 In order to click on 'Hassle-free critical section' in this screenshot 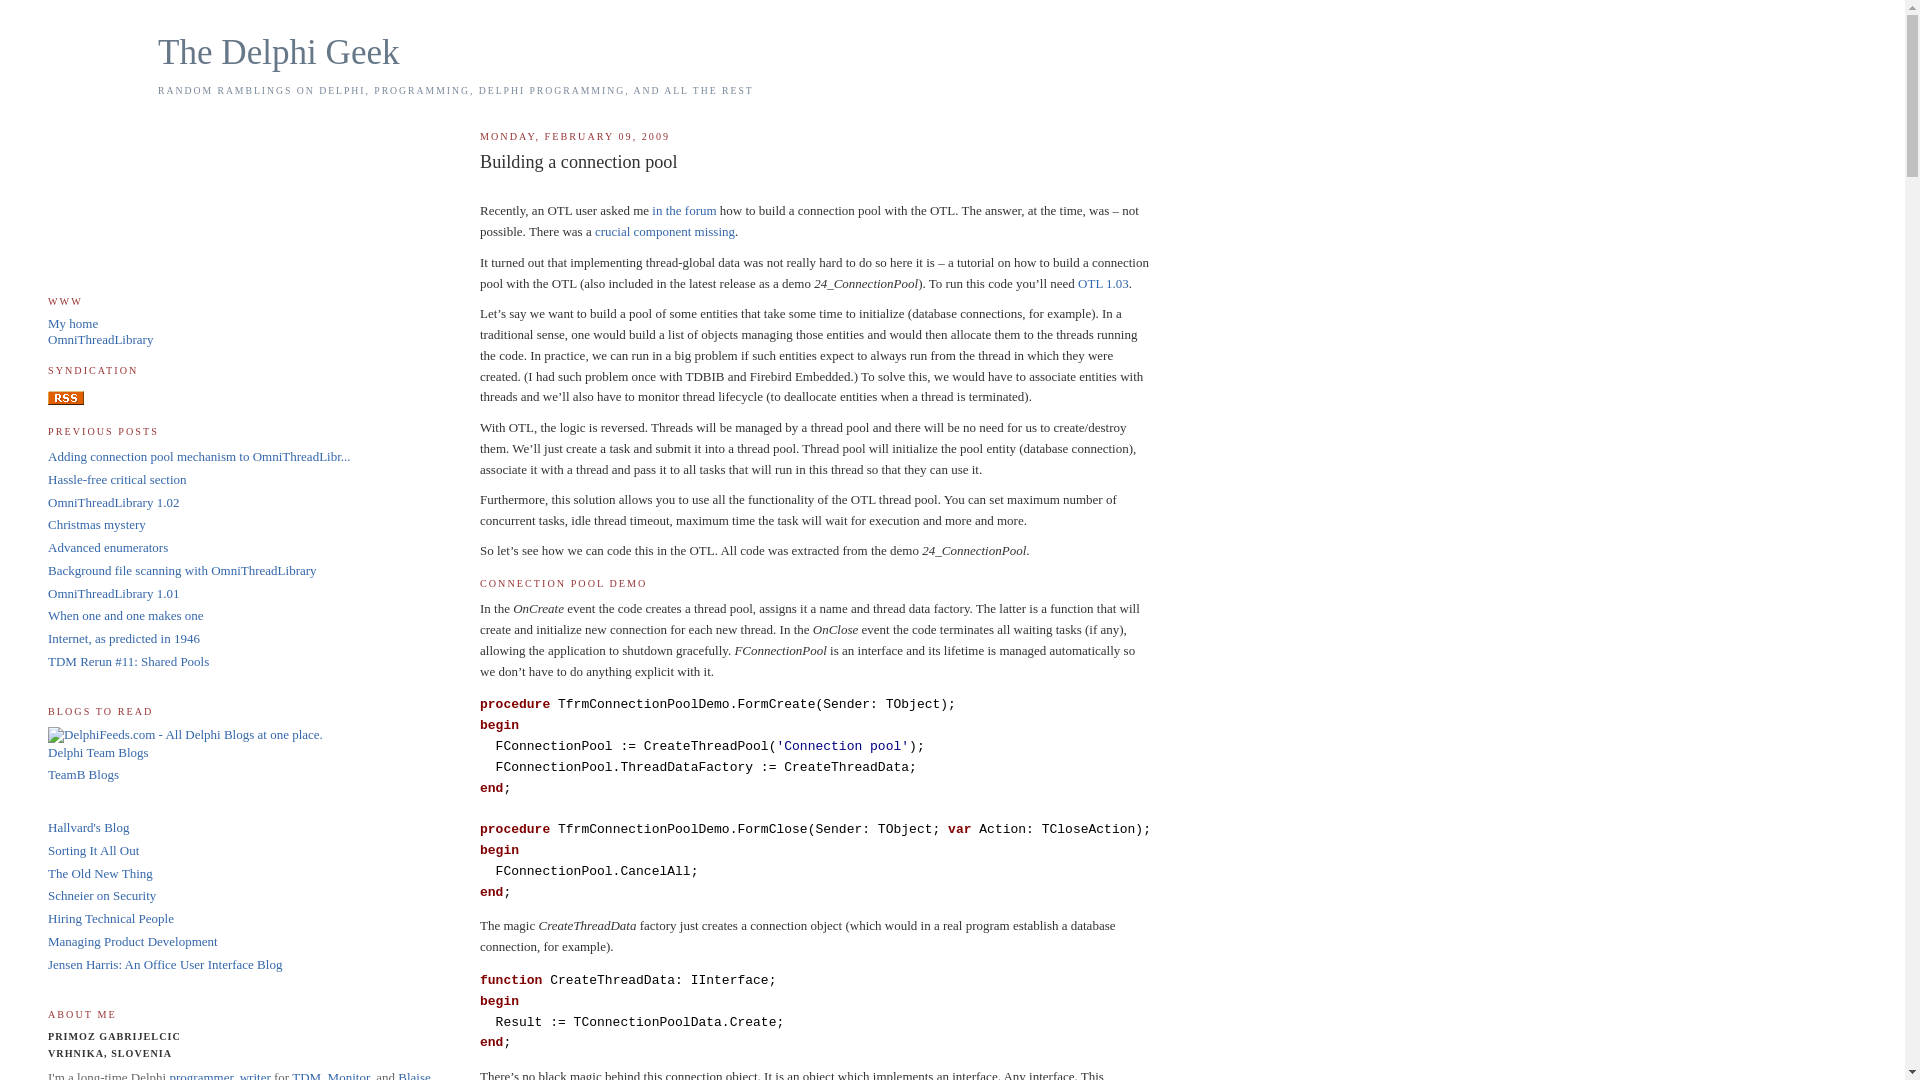, I will do `click(116, 479)`.